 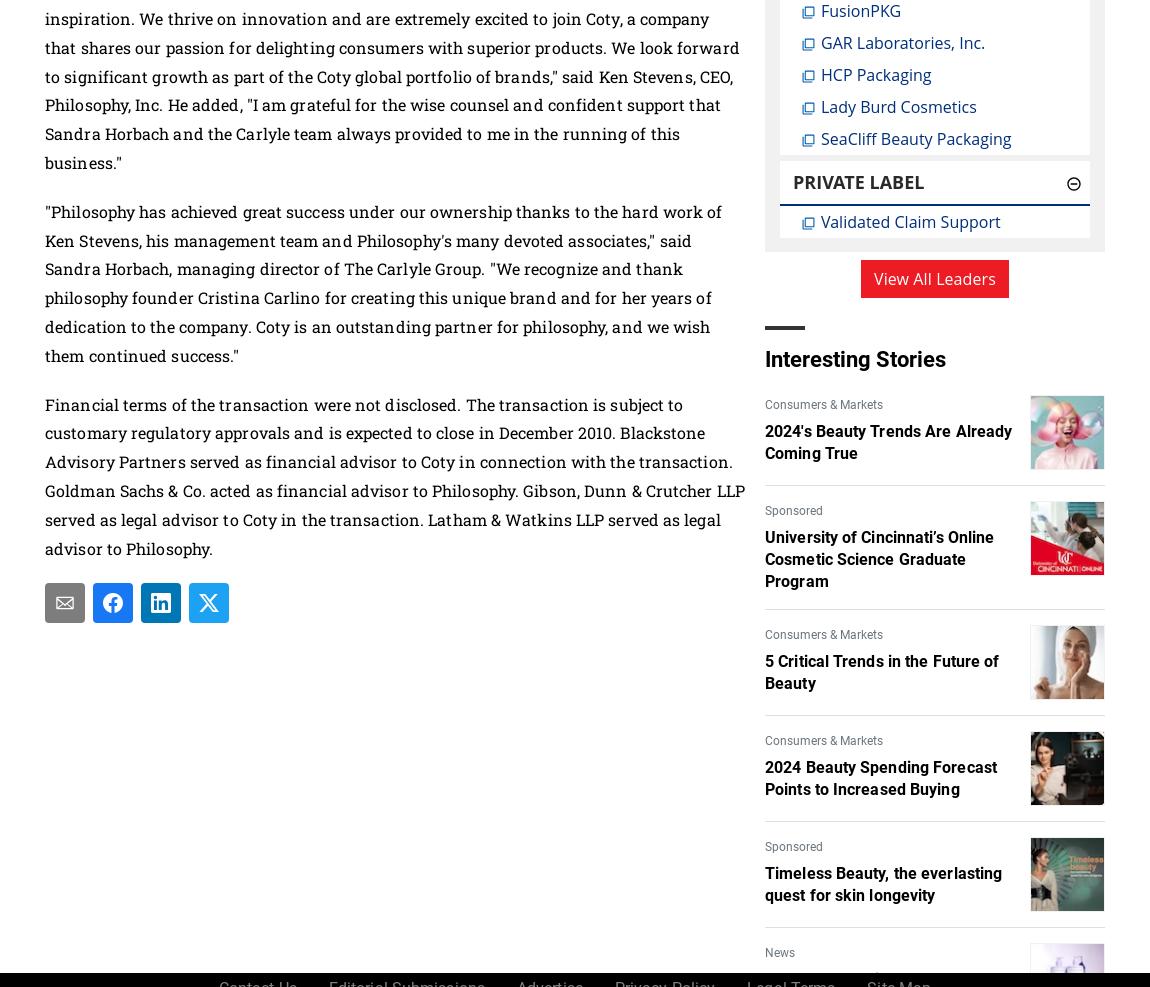 What do you see at coordinates (779, 951) in the screenshot?
I see `'News'` at bounding box center [779, 951].